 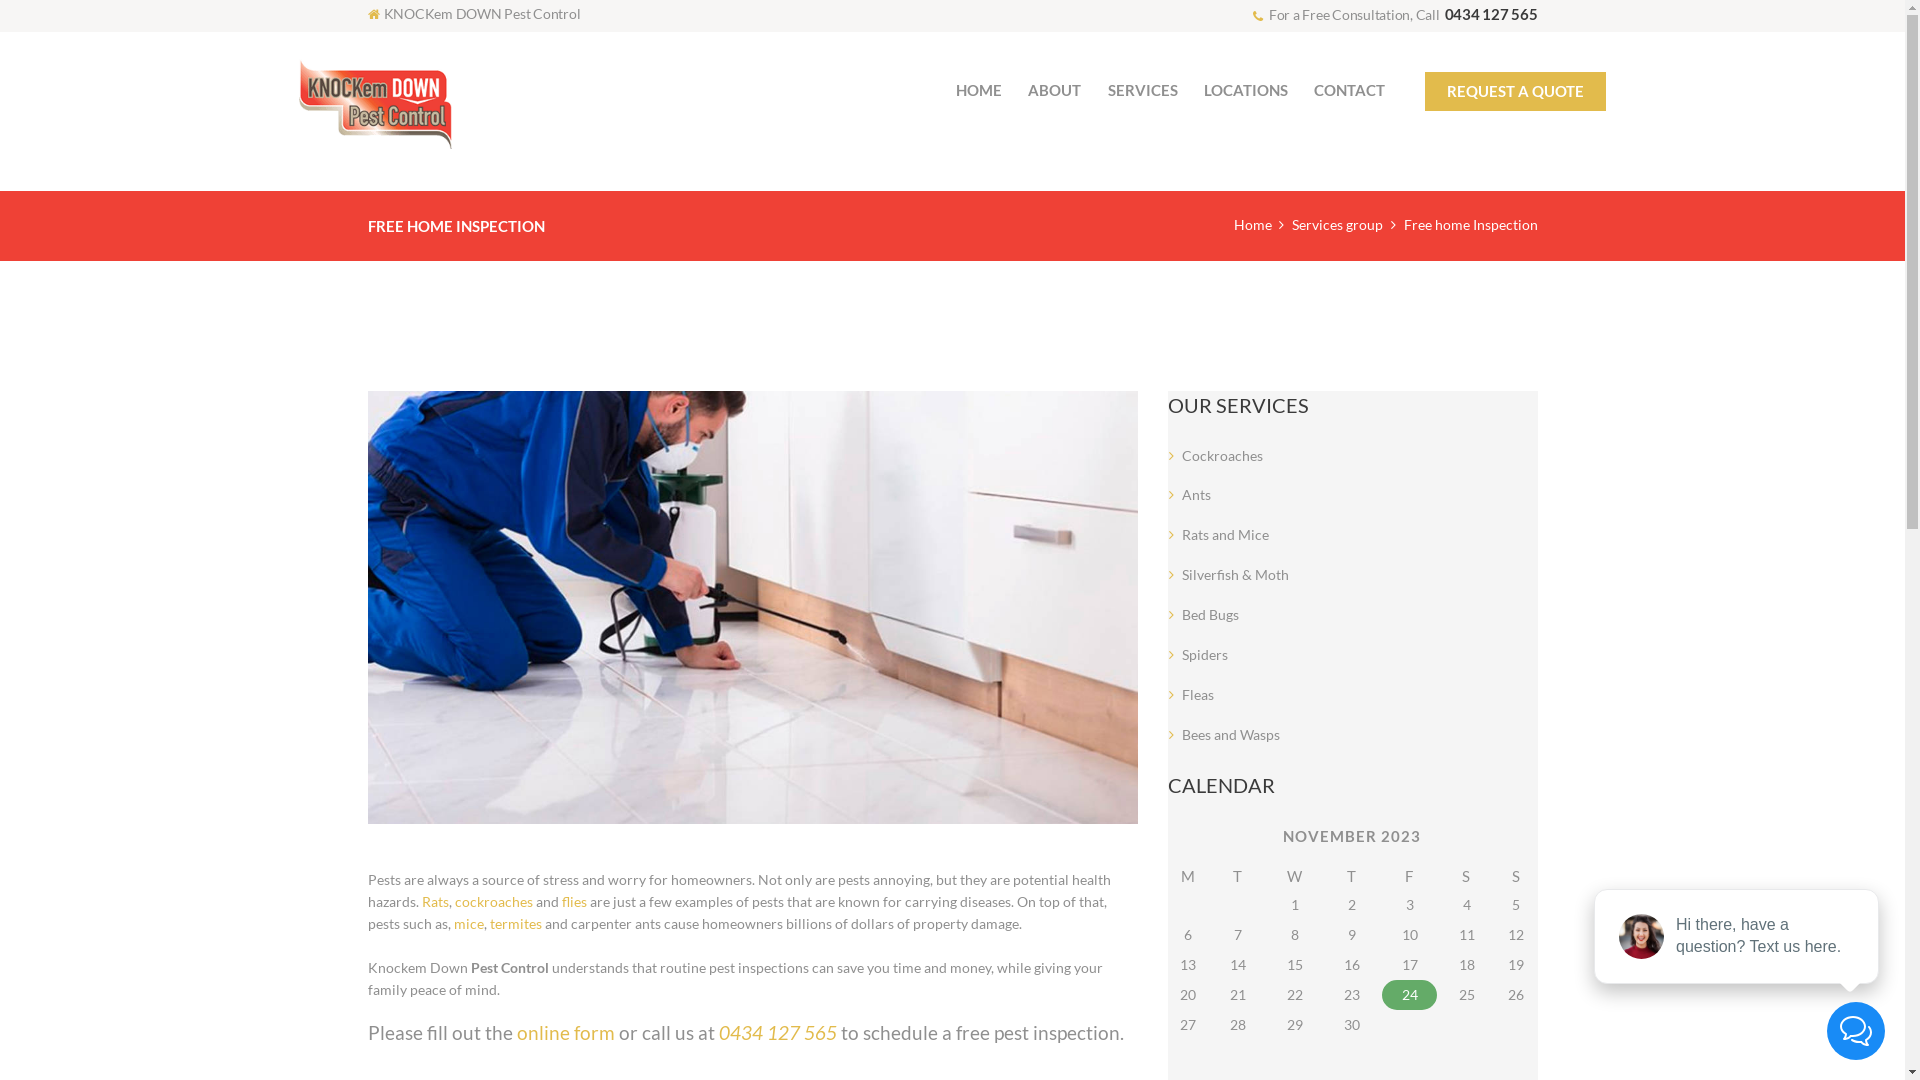 What do you see at coordinates (493, 901) in the screenshot?
I see `'cockroaches'` at bounding box center [493, 901].